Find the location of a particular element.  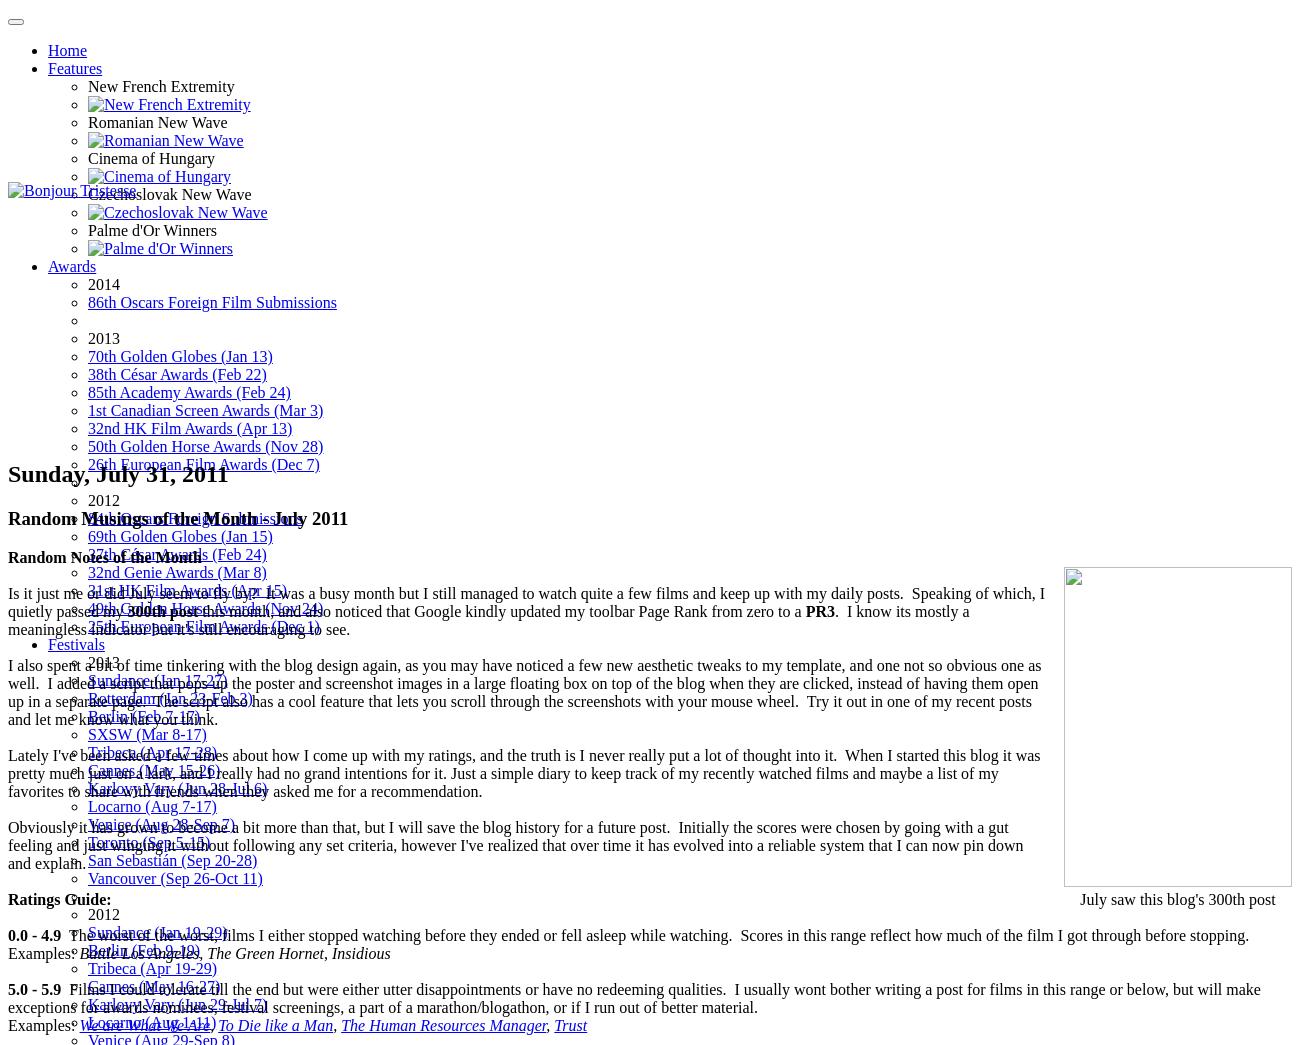

'Lately I've been asked a few times about how I come up with my ratings, and the truth is I never really put a lot of thought into it.  When I started this blog it was pretty much just on a lark, and I really had no grand intentions for it.   Just a simple diary to keep track of my recently watched films and maybe a list of my favorites to share with friends when they asked me for a recommendation.' is located at coordinates (7, 772).